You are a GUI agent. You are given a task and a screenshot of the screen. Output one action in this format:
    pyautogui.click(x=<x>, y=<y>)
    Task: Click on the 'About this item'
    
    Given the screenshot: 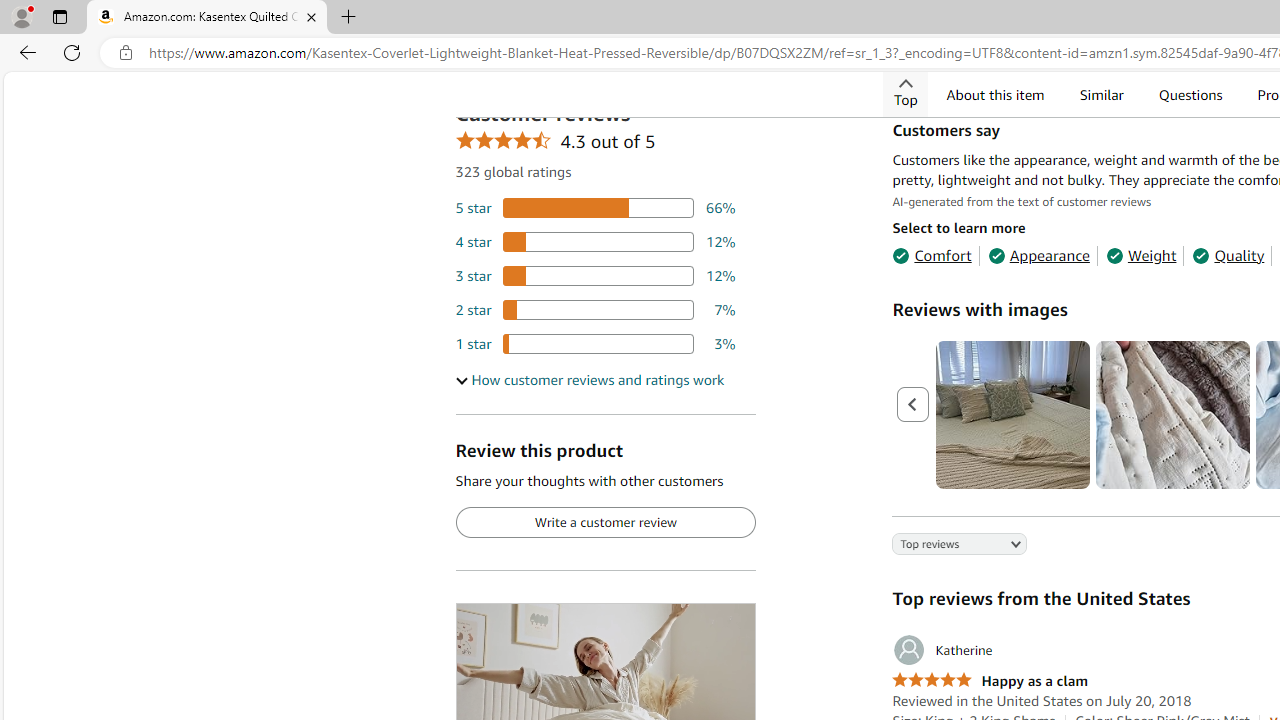 What is the action you would take?
    pyautogui.click(x=995, y=94)
    